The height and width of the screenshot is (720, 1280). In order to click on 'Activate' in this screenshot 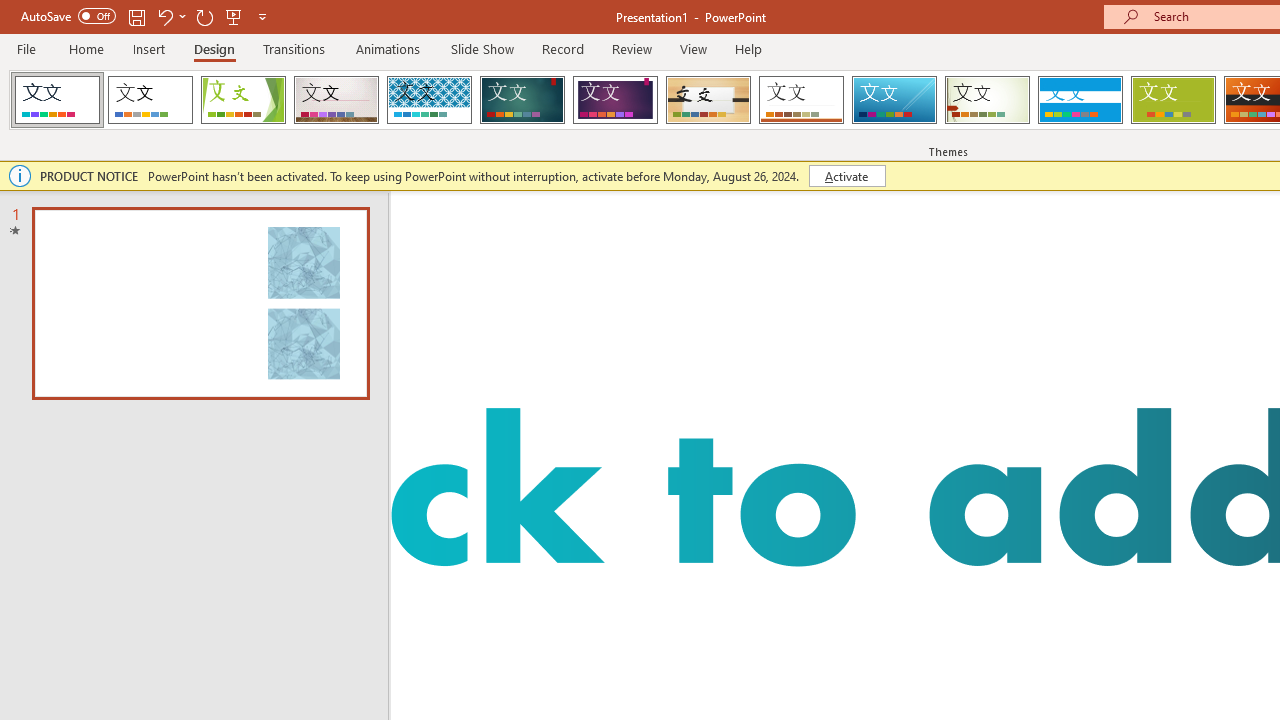, I will do `click(847, 175)`.